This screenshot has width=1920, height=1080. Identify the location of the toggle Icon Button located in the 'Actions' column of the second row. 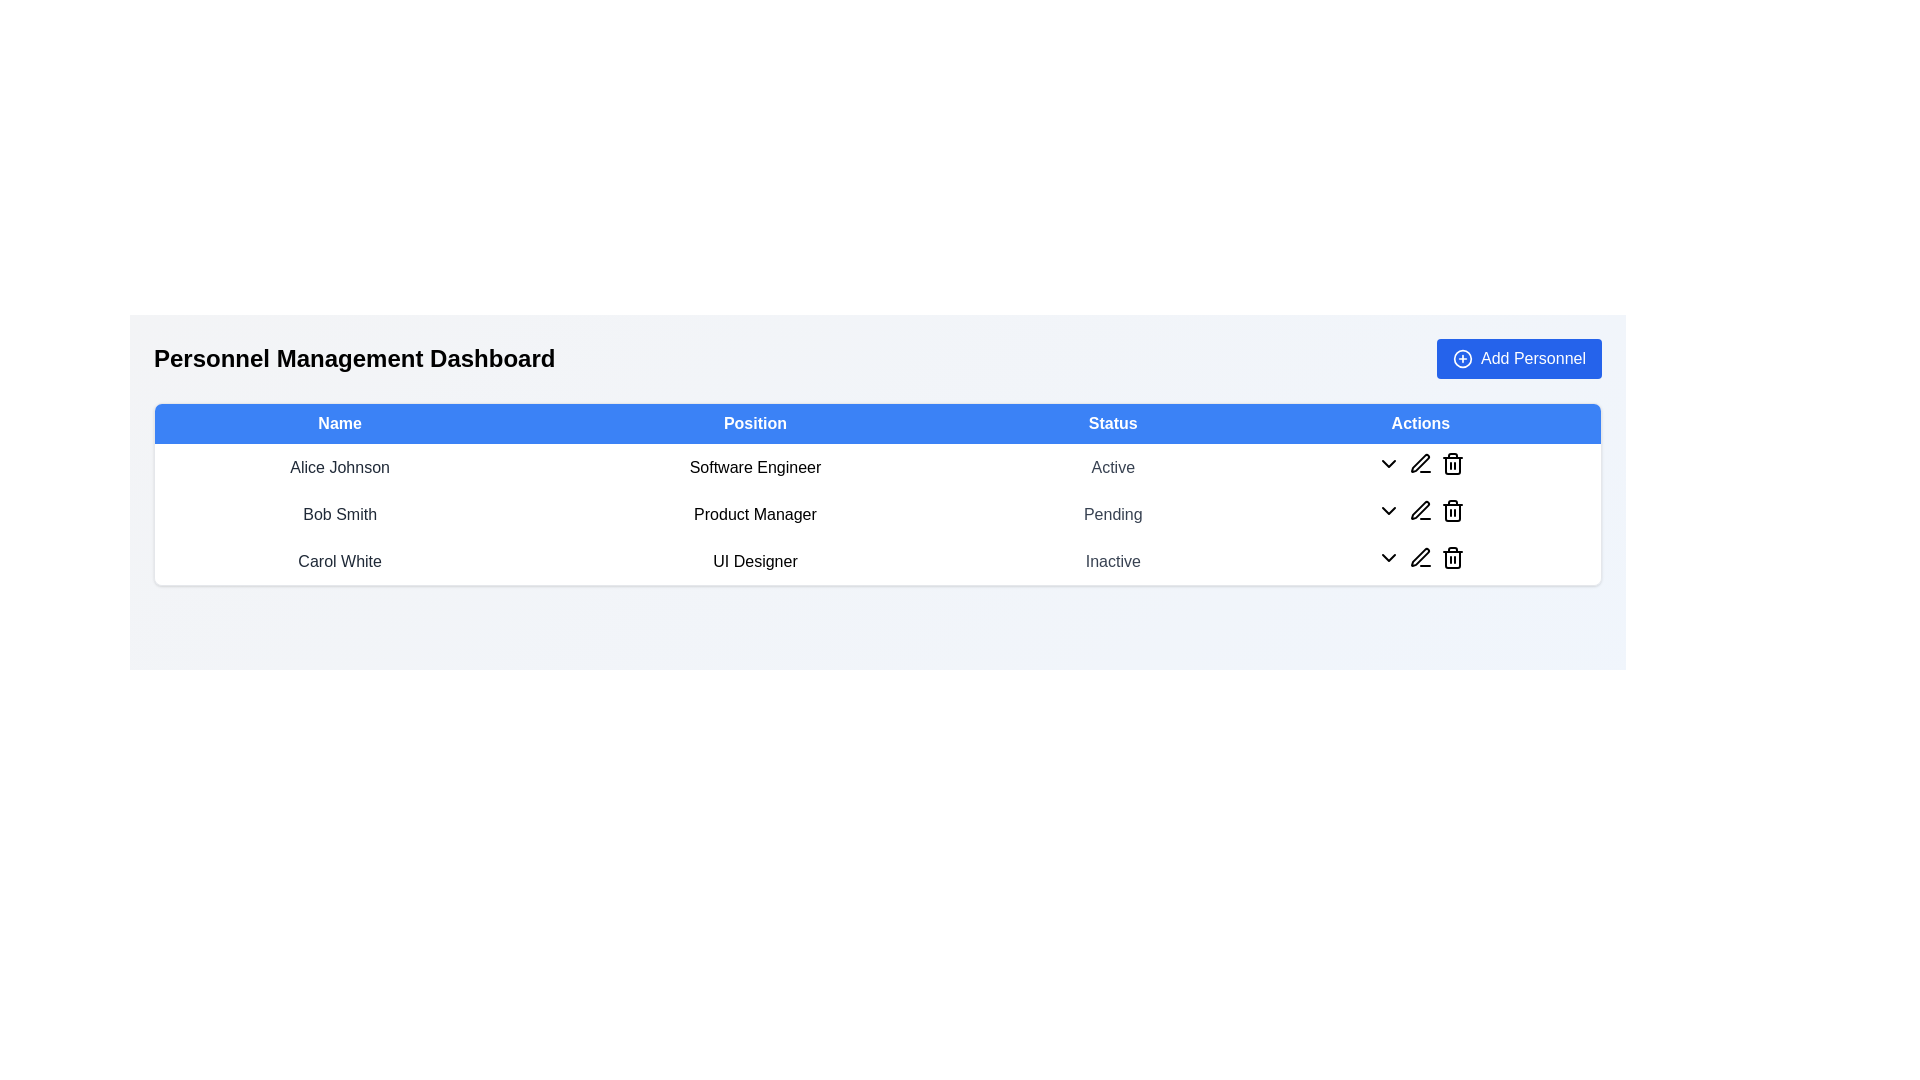
(1386, 509).